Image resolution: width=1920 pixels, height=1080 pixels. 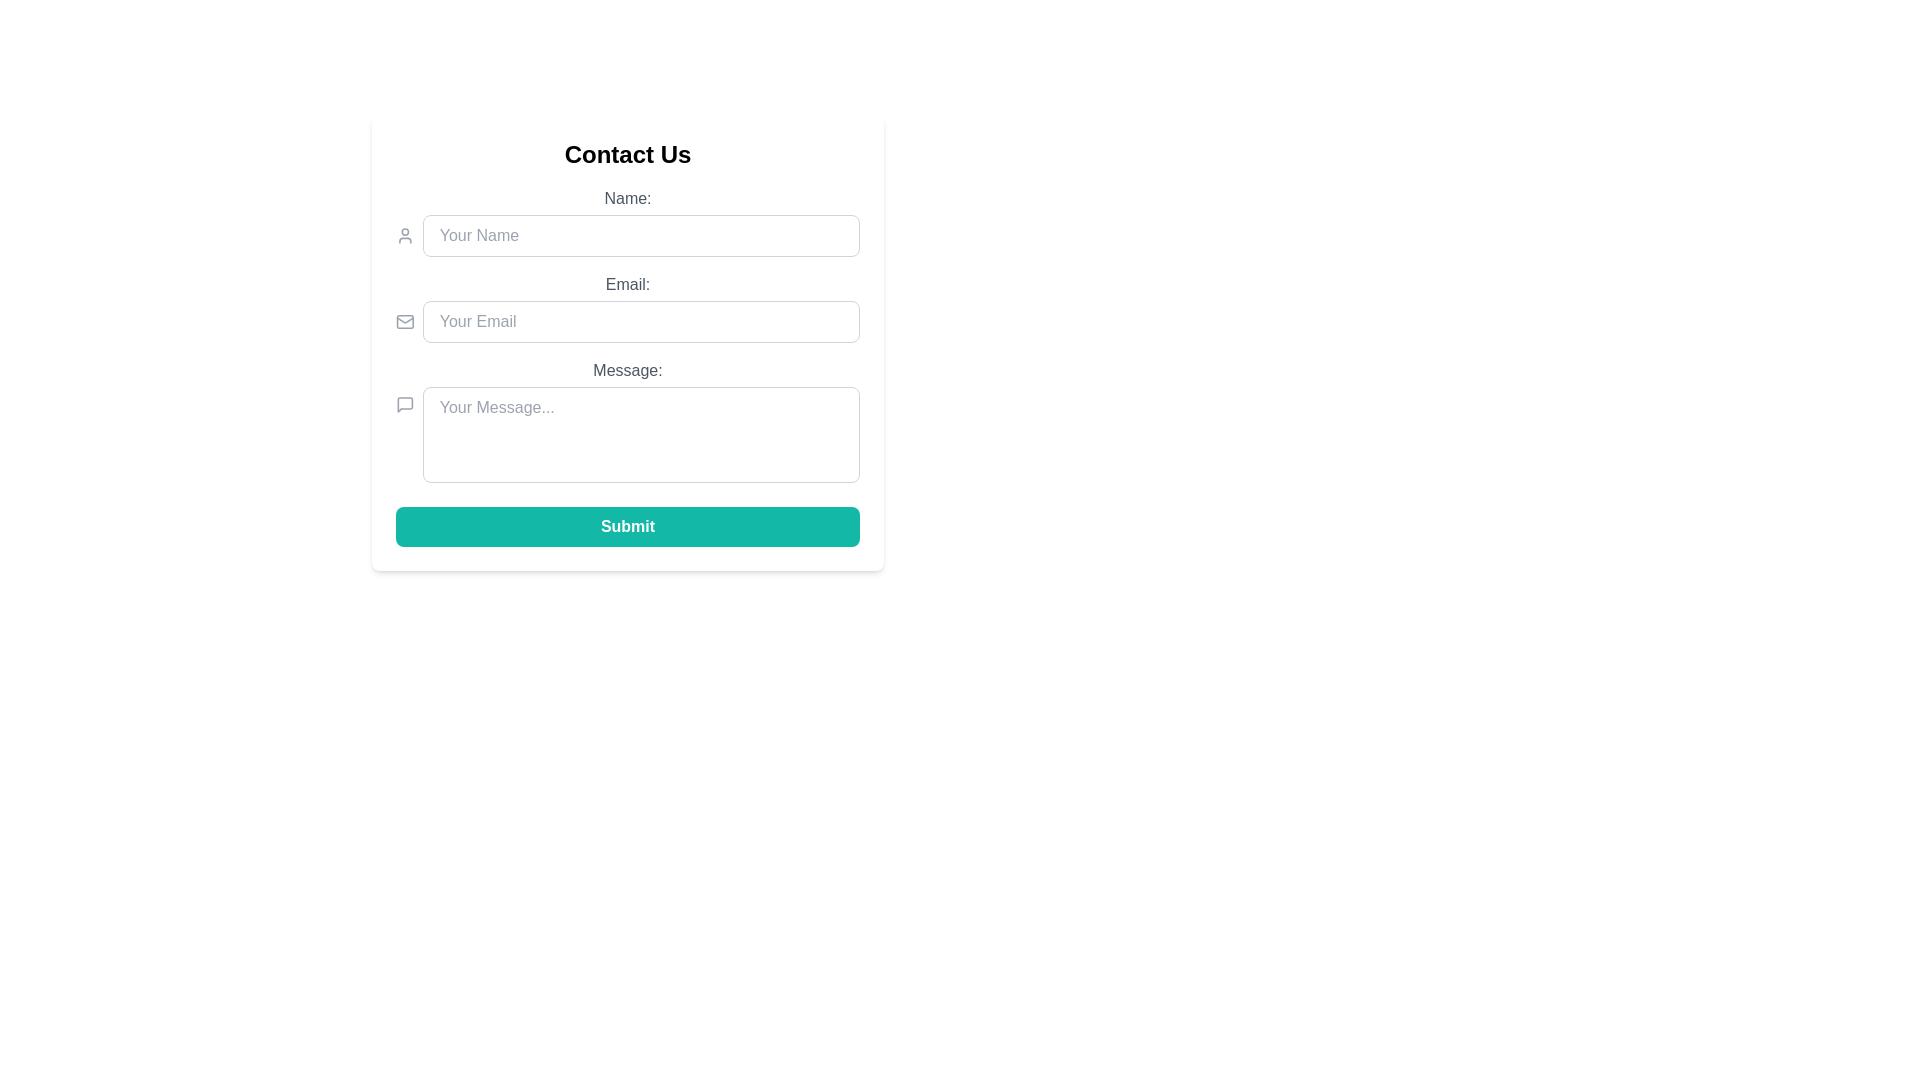 What do you see at coordinates (627, 526) in the screenshot?
I see `the 'Submit' button located at the bottom of the 'Contact Us' form` at bounding box center [627, 526].